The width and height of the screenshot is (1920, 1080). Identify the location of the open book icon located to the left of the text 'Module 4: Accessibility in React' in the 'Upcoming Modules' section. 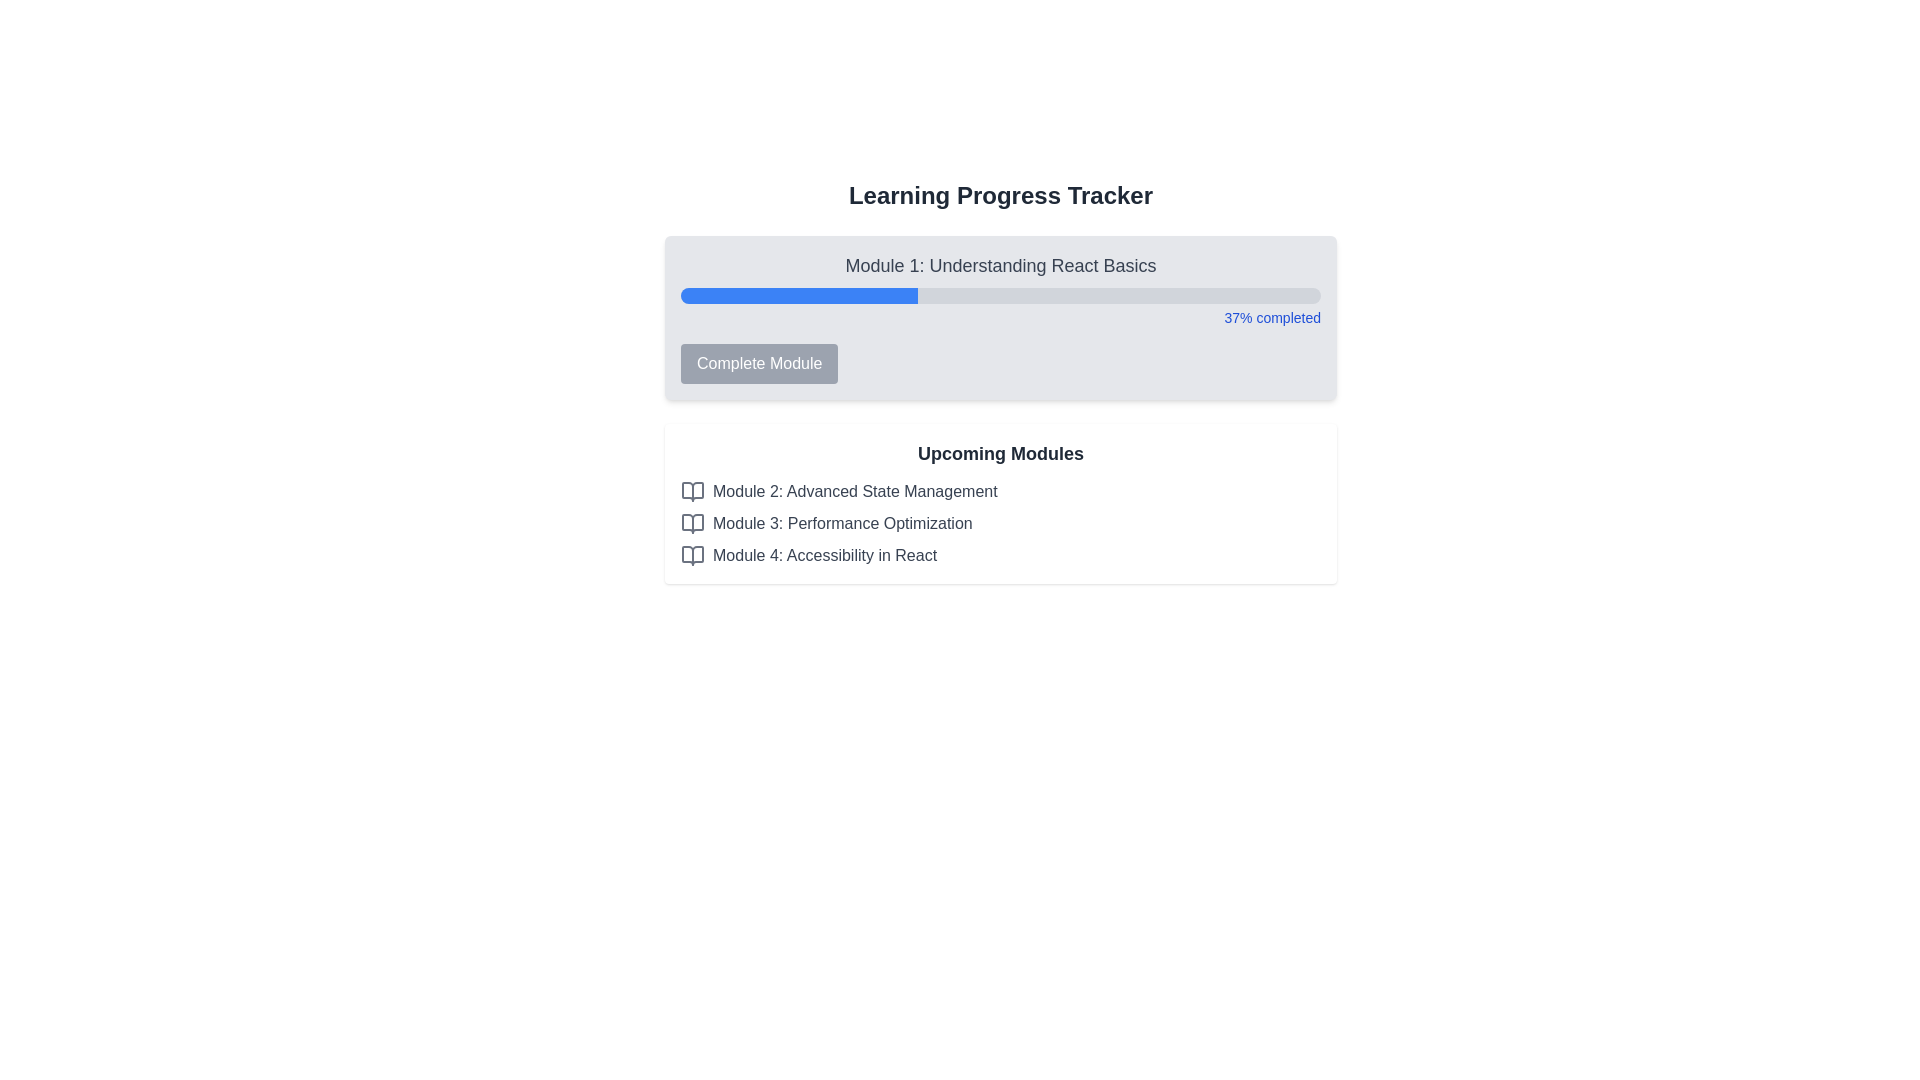
(692, 555).